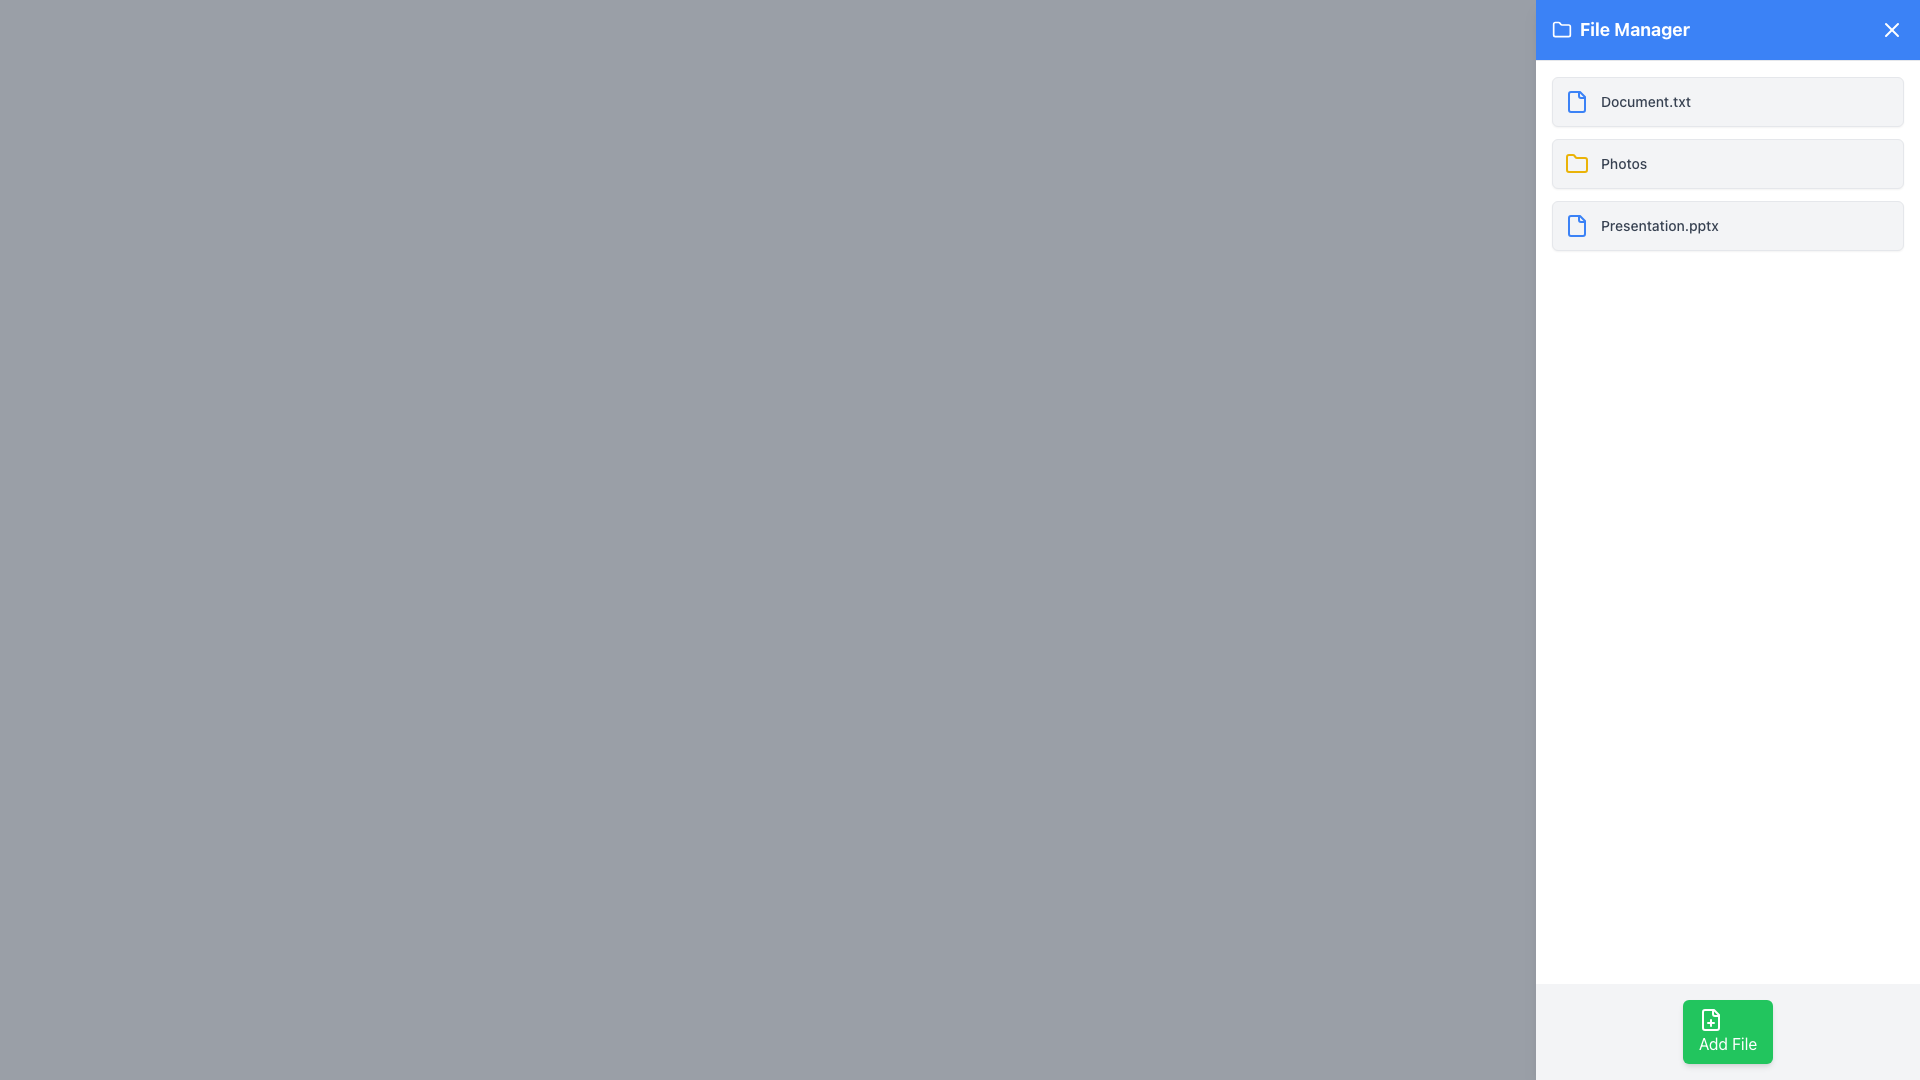 This screenshot has height=1080, width=1920. Describe the element at coordinates (1576, 101) in the screenshot. I see `the SVG document icon located to the left of the label 'Document.txt' in the file manager's first row` at that location.